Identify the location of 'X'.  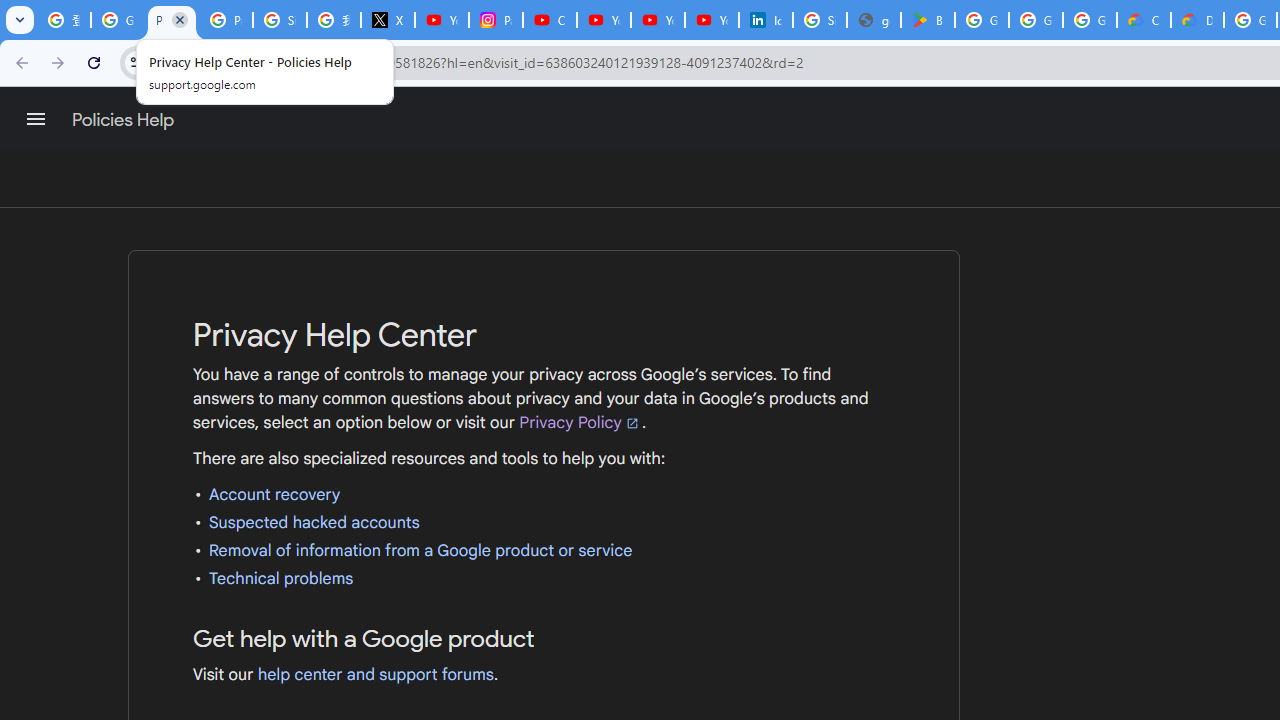
(387, 20).